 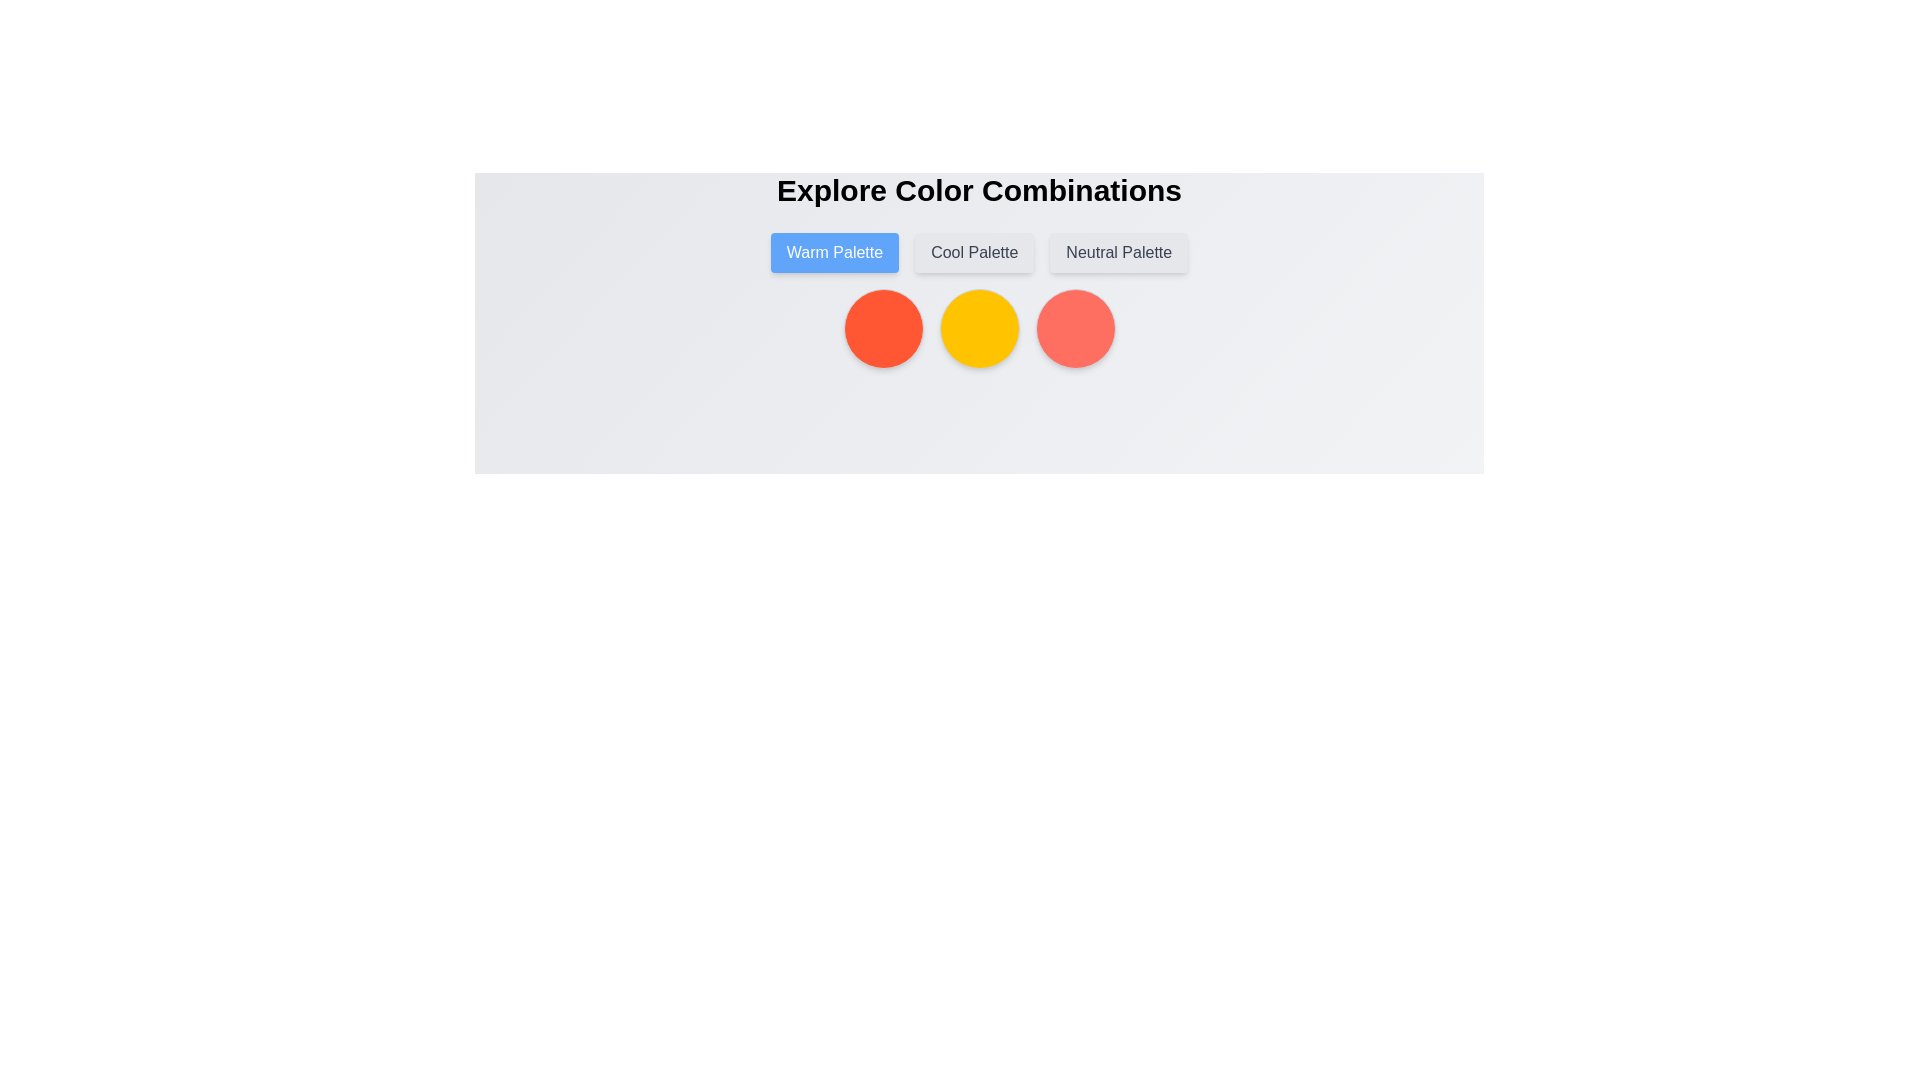 I want to click on the rightmost button in the horizontal group below the title 'Explore Color Combinations', so click(x=1117, y=252).